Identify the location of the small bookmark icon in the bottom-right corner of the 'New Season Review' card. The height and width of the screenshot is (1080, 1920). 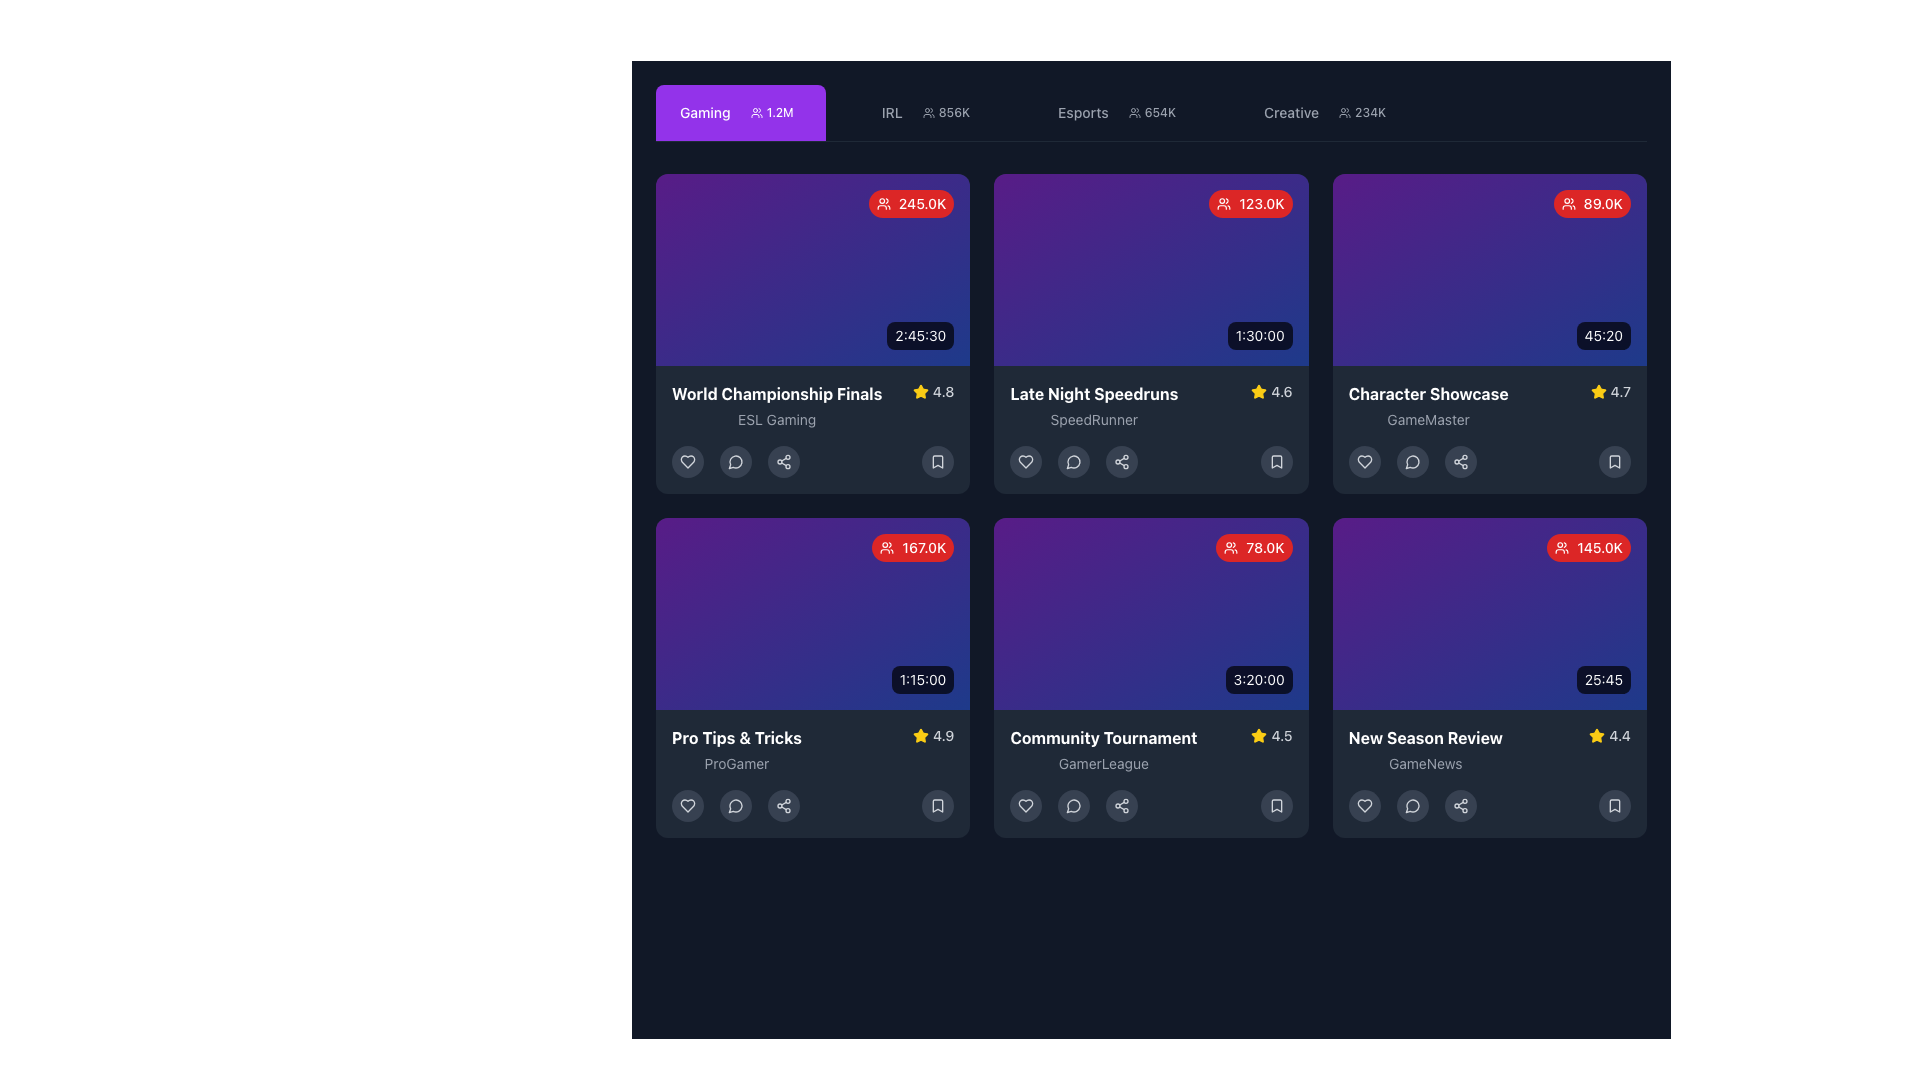
(1275, 805).